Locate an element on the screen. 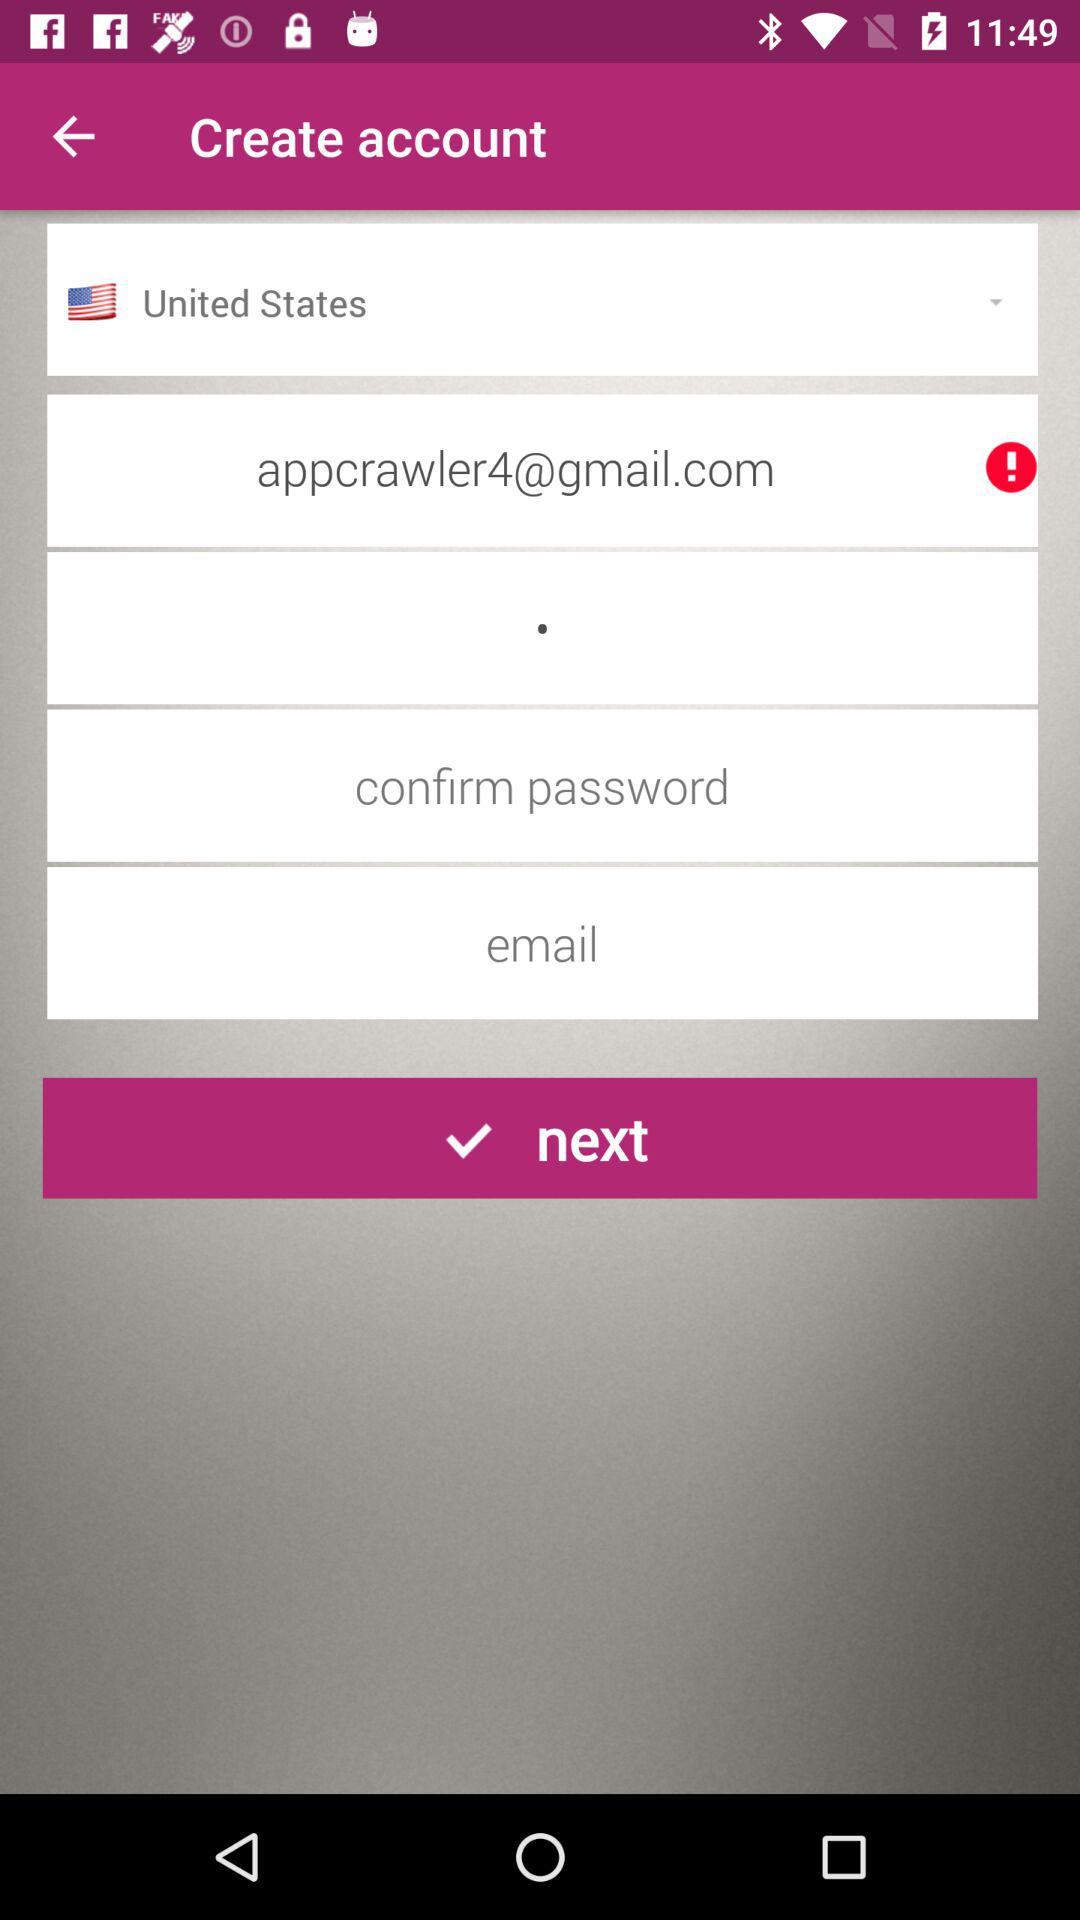 The image size is (1080, 1920). email is located at coordinates (542, 942).